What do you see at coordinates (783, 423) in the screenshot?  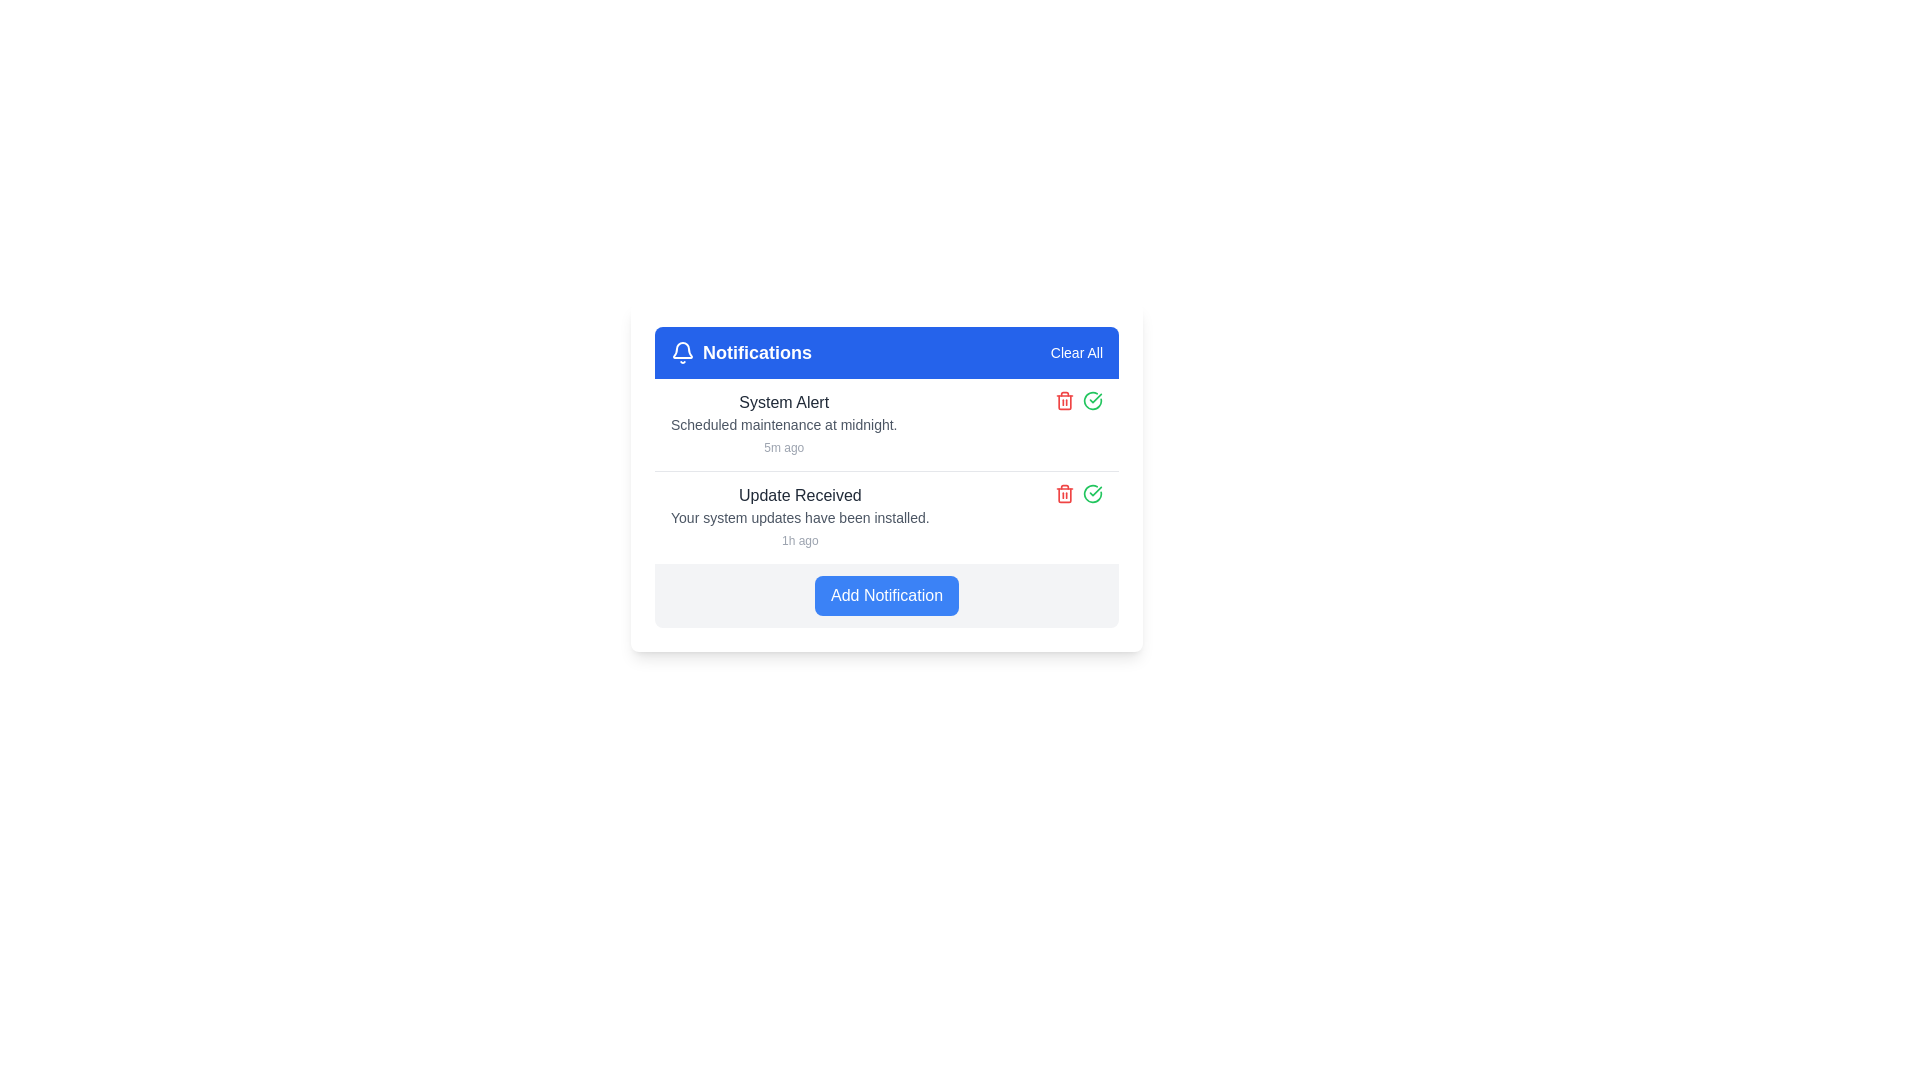 I see `alert message from the Notification Item that displays 'System Alert', 'Scheduled maintenance at midnight.', and '5m ago'` at bounding box center [783, 423].